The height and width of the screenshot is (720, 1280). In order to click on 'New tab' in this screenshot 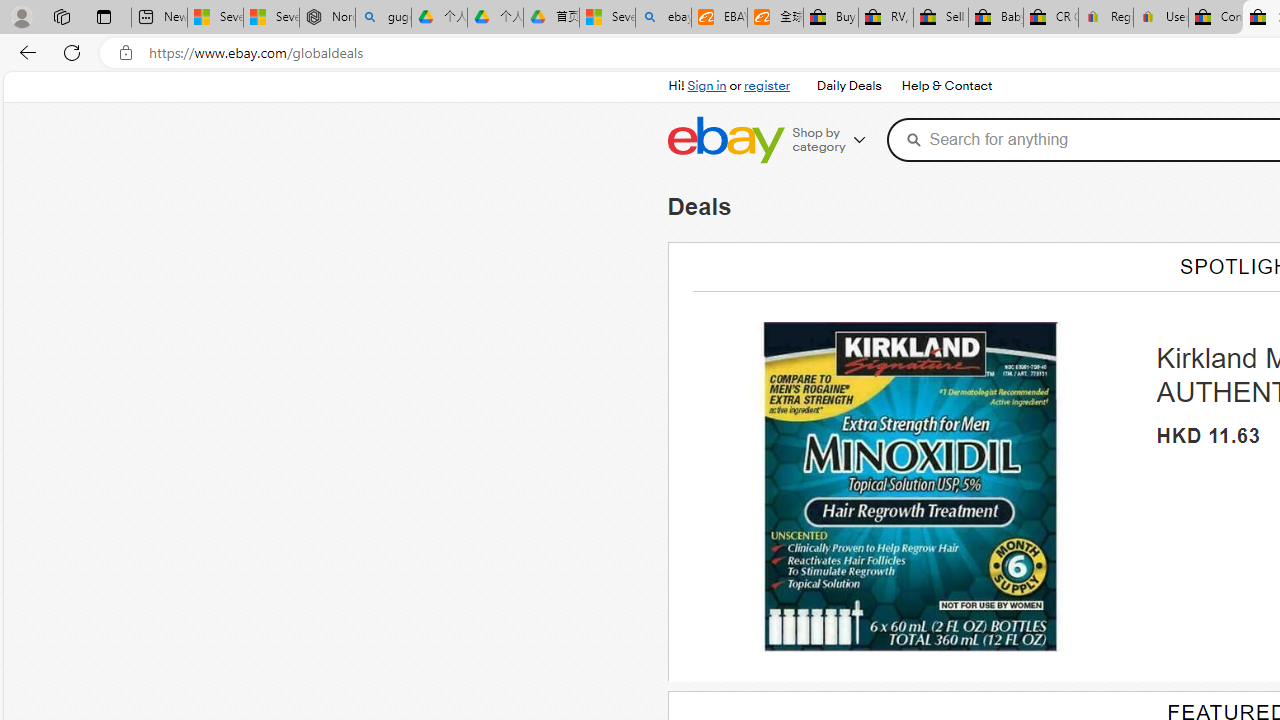, I will do `click(158, 17)`.